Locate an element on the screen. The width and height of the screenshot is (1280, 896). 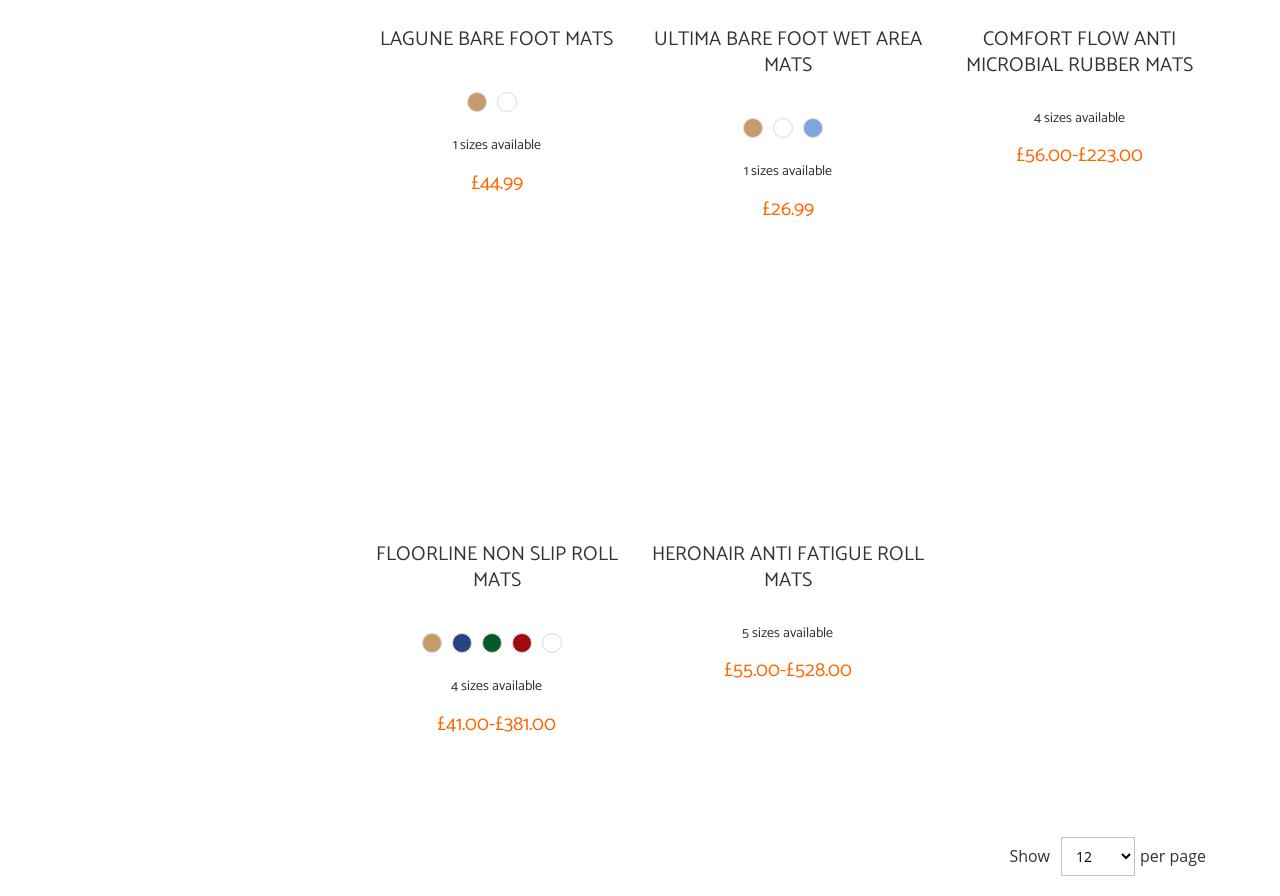
'Show' is located at coordinates (1028, 854).